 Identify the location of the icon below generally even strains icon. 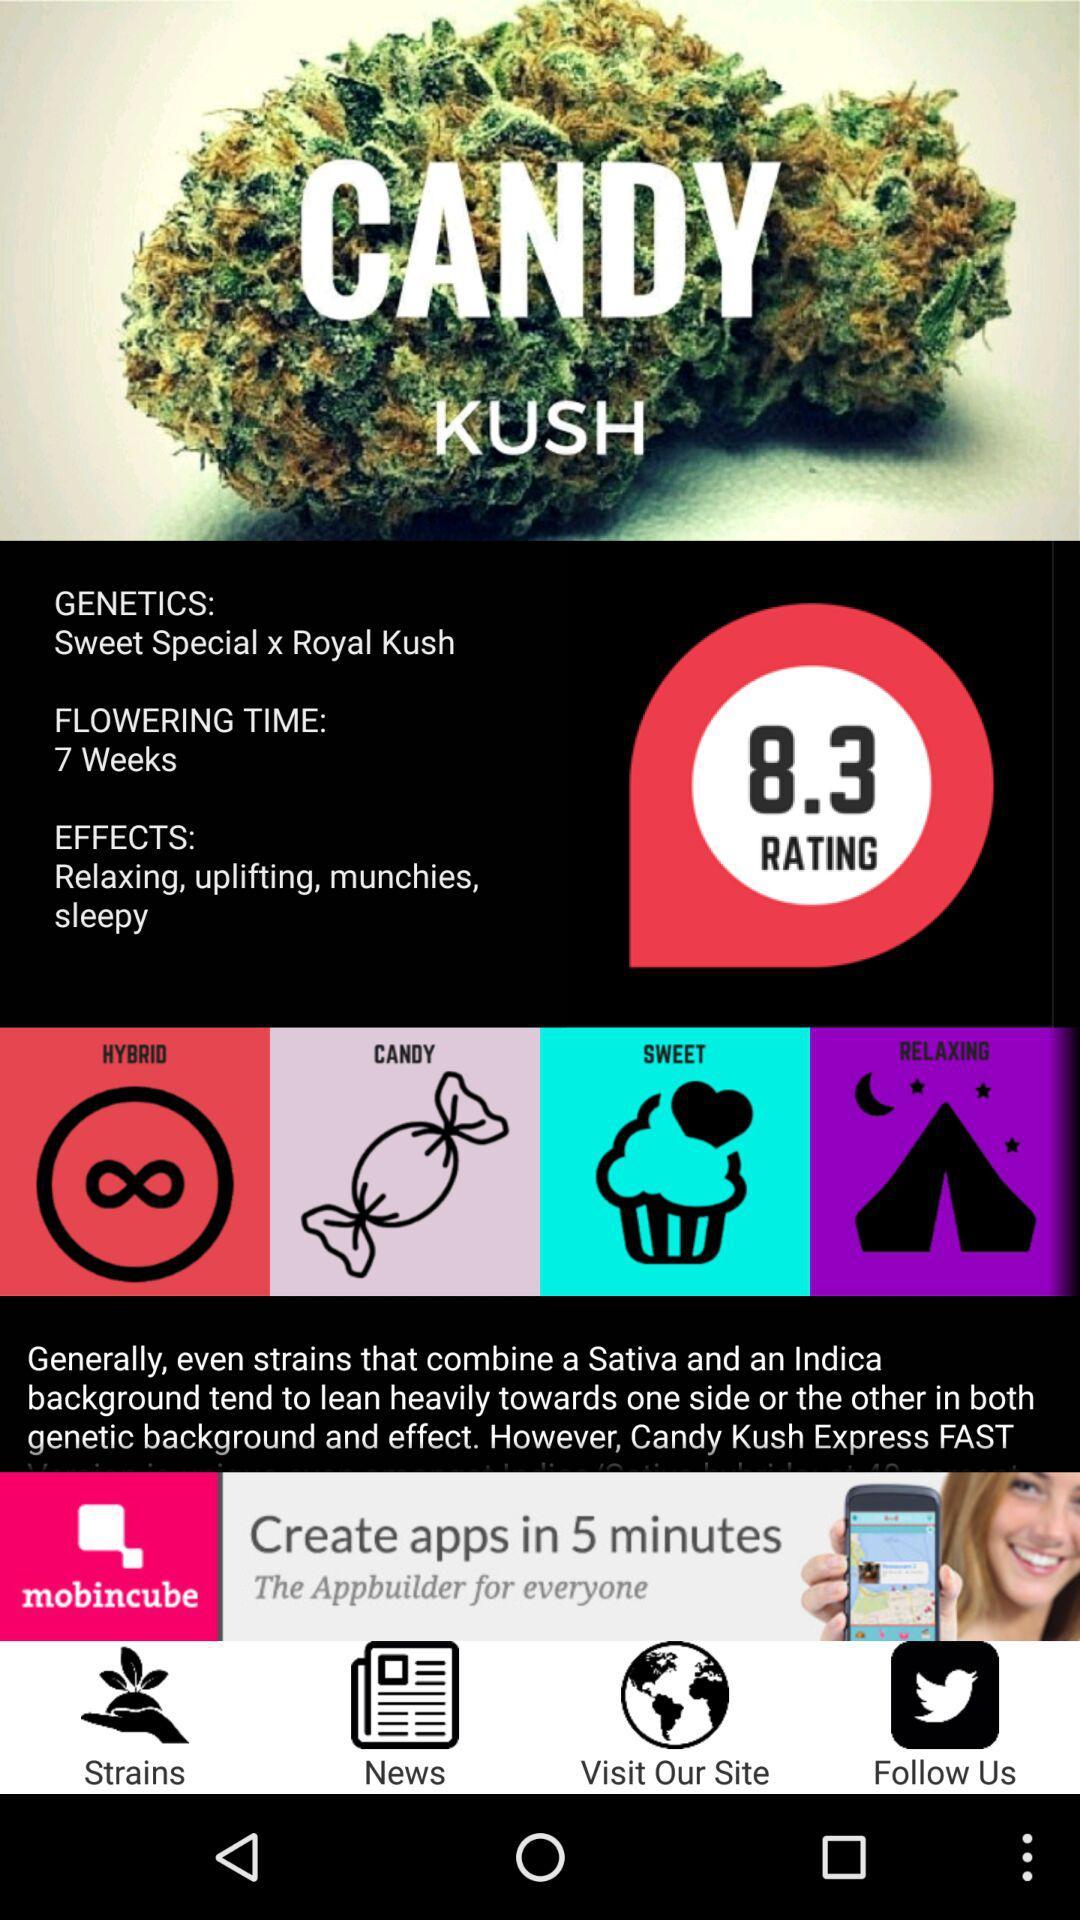
(540, 1555).